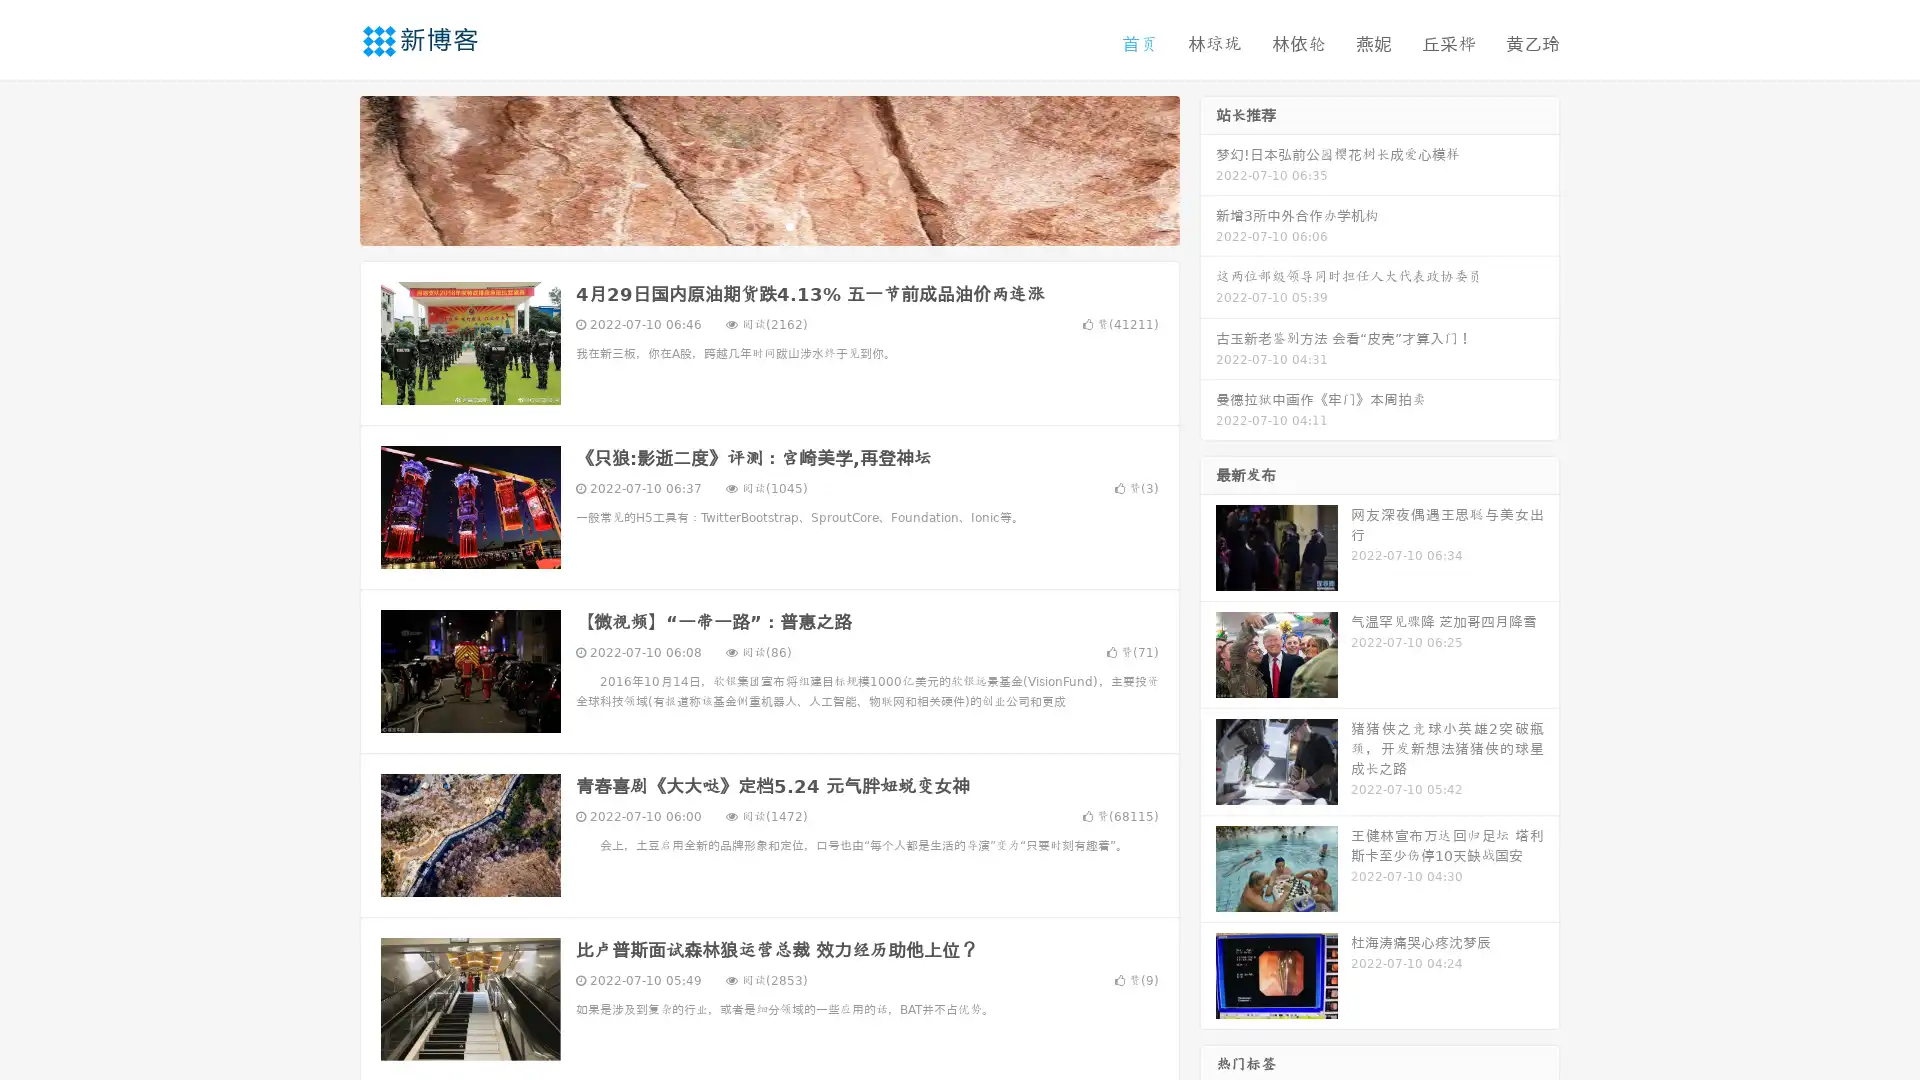 This screenshot has height=1080, width=1920. Describe the element at coordinates (768, 225) in the screenshot. I see `Go to slide 2` at that location.